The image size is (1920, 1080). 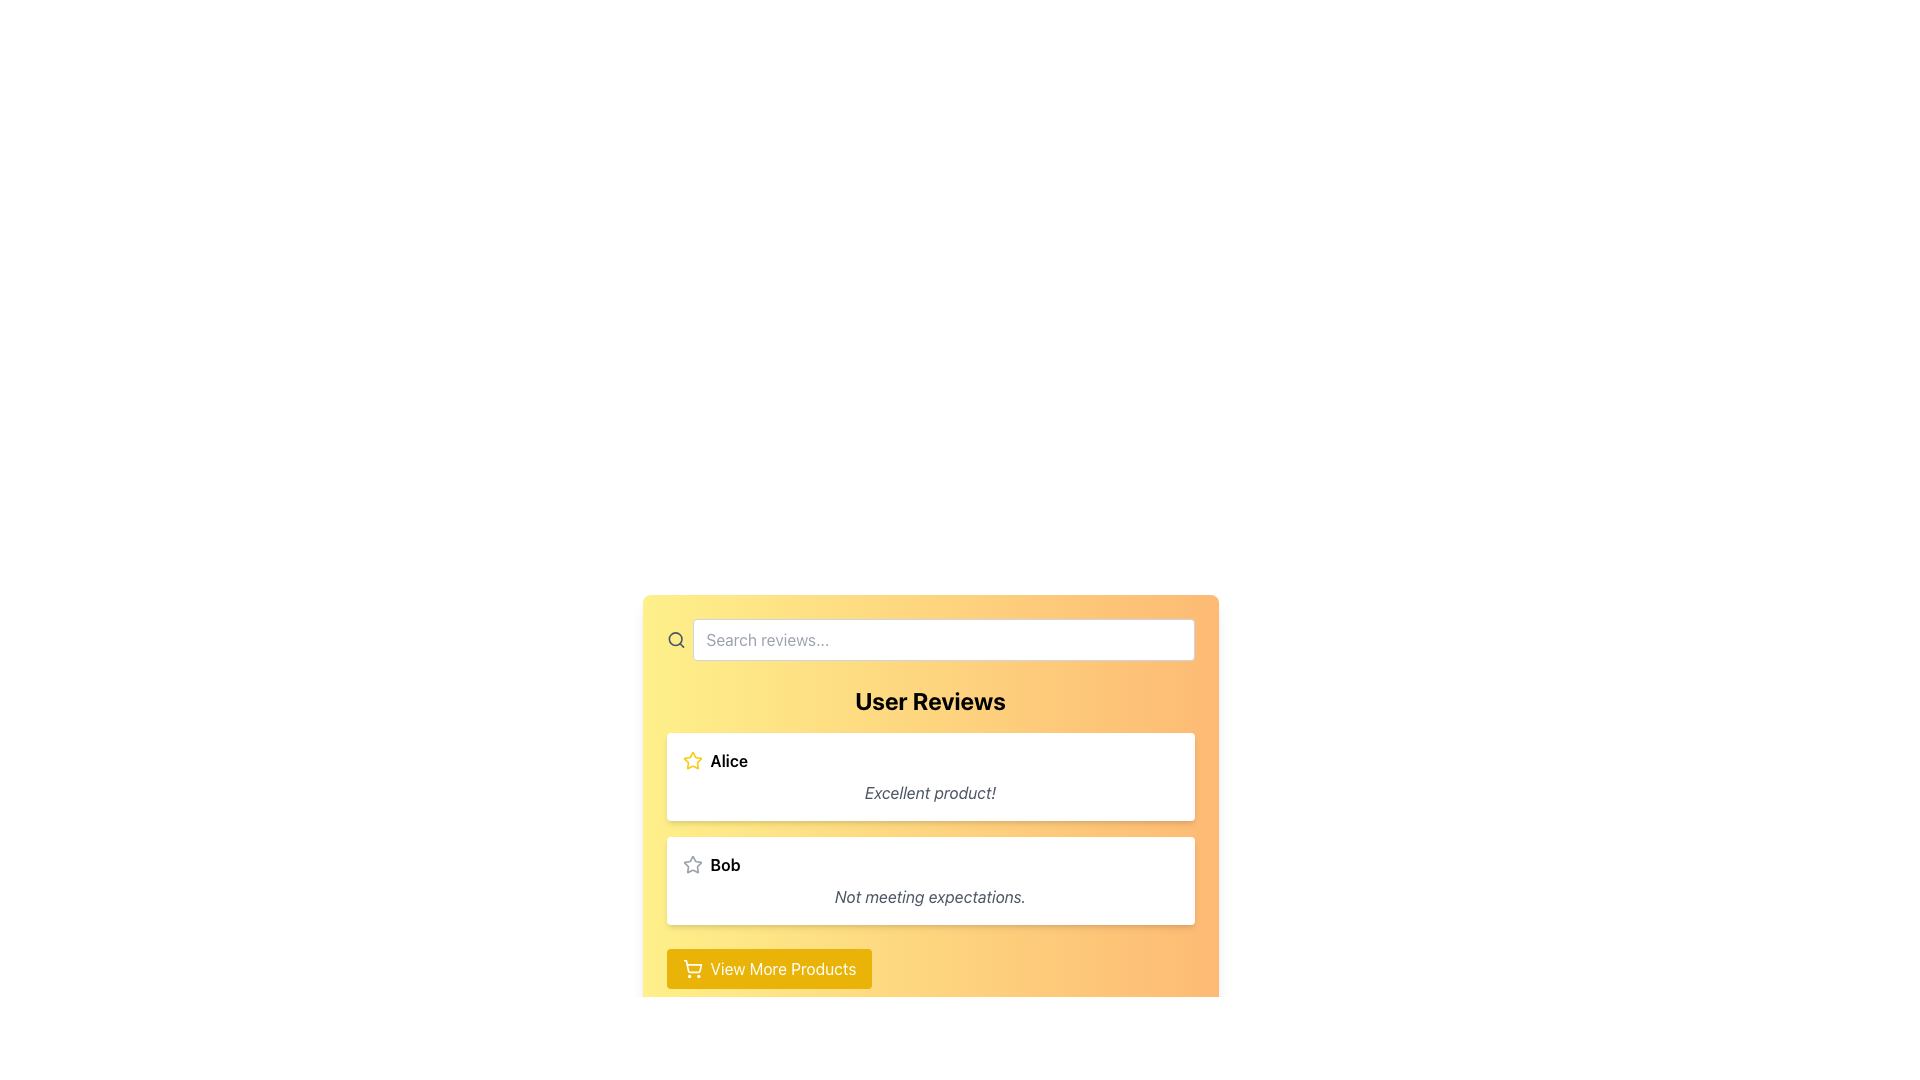 I want to click on the star icon indicating the user's rating located to the immediate left of the text 'Alice' in the 'User Reviews' section, so click(x=692, y=760).